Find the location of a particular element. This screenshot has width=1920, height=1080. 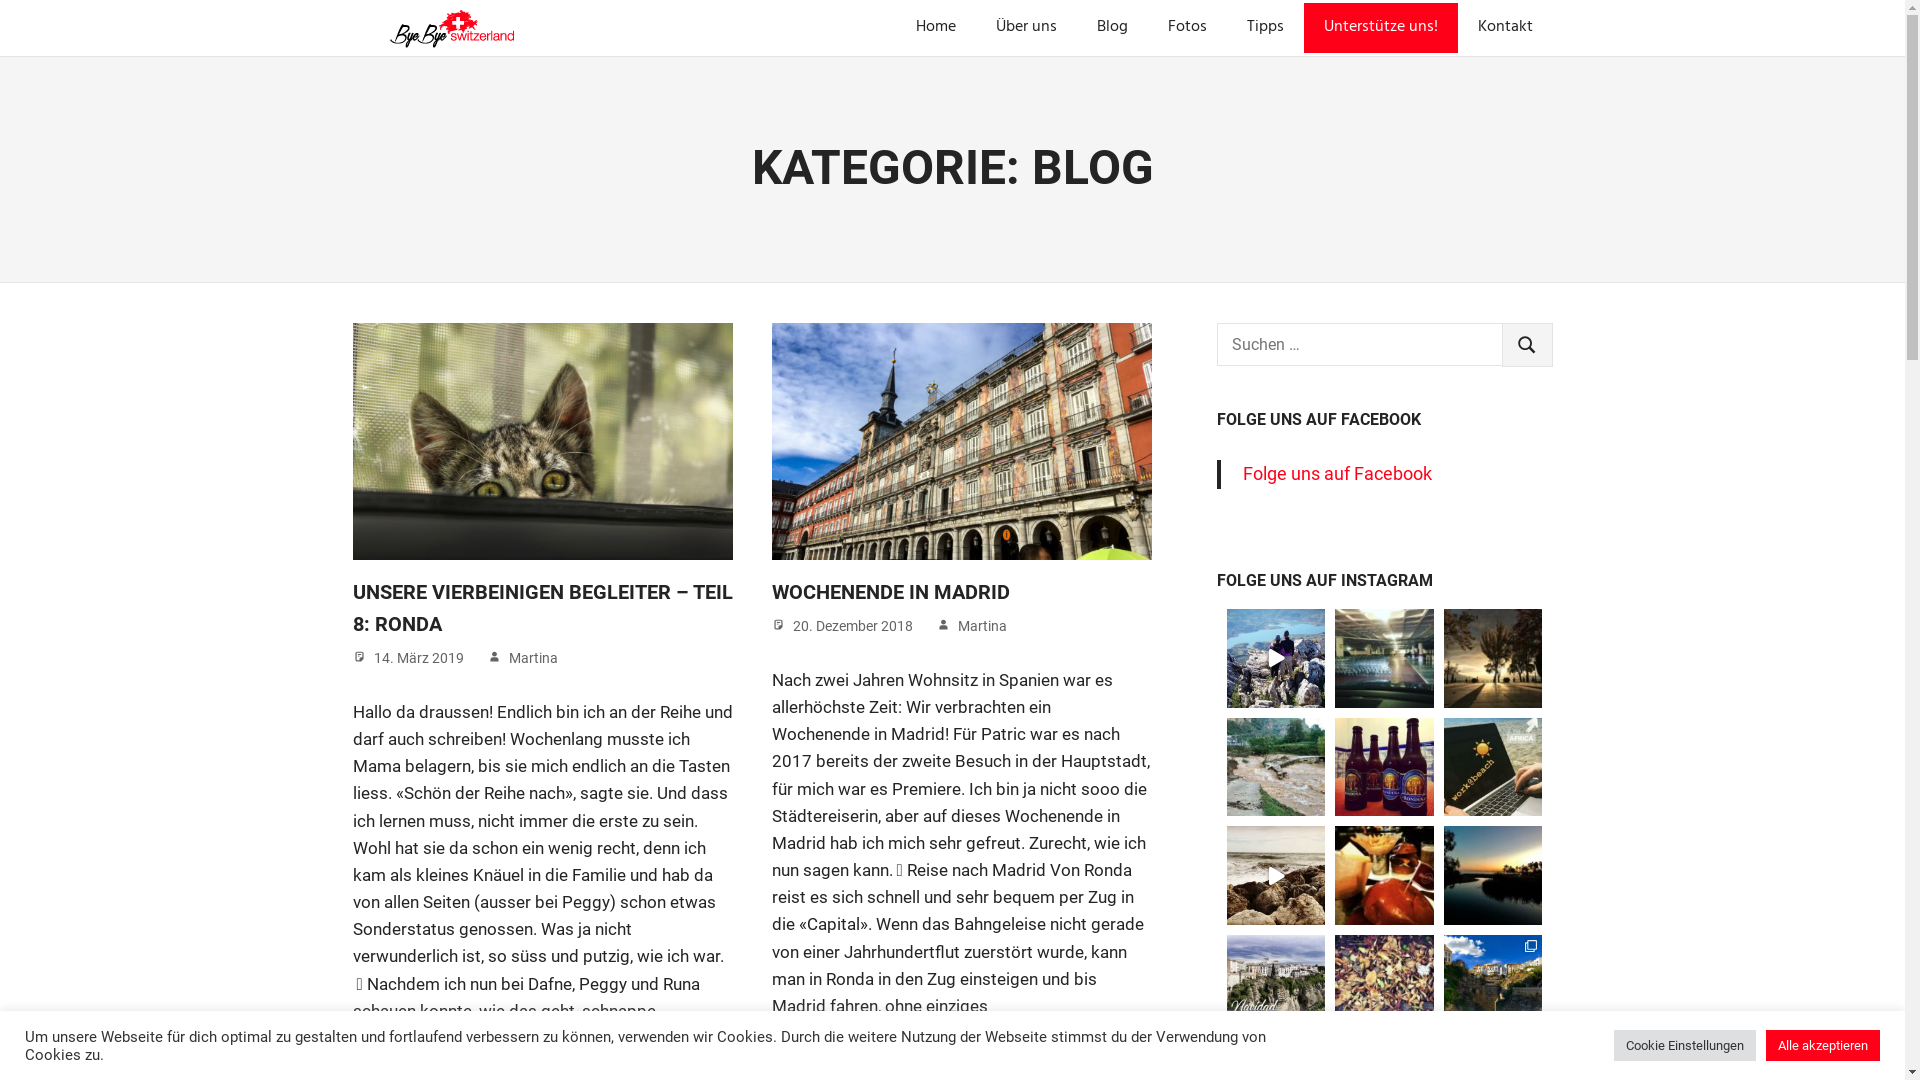

'Martina' is located at coordinates (532, 658).